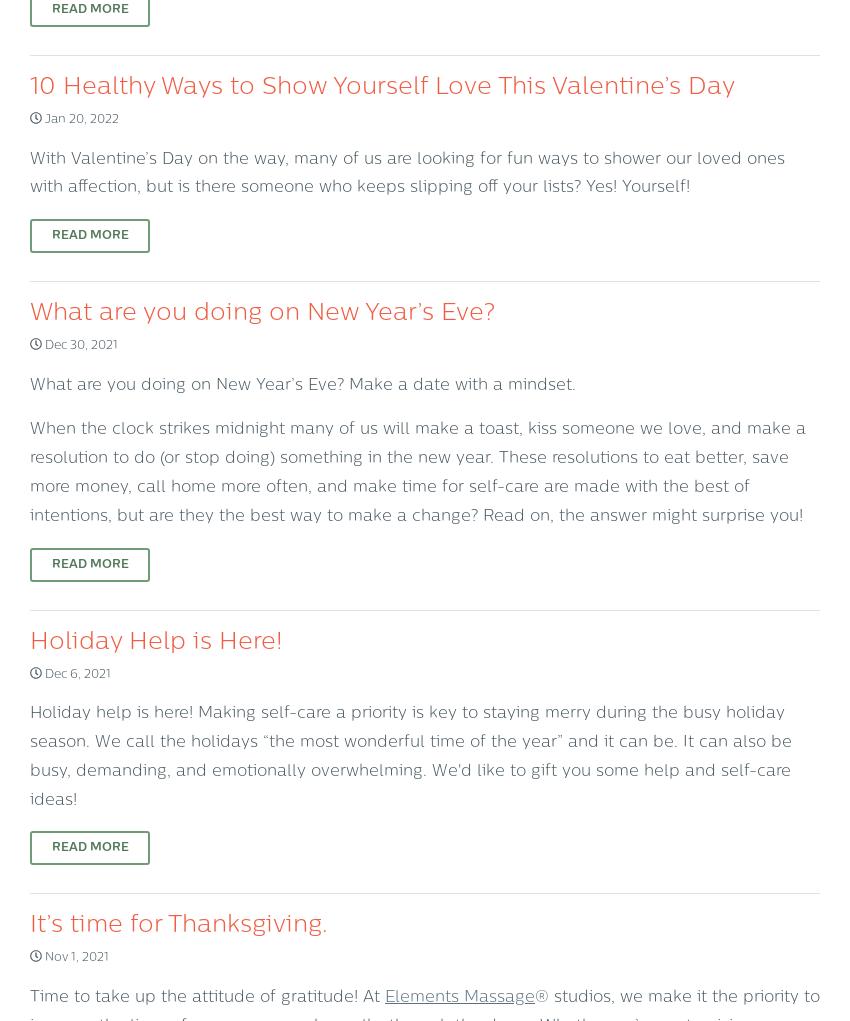  I want to click on 'What are you doing on New Year’s Eve?', so click(29, 313).